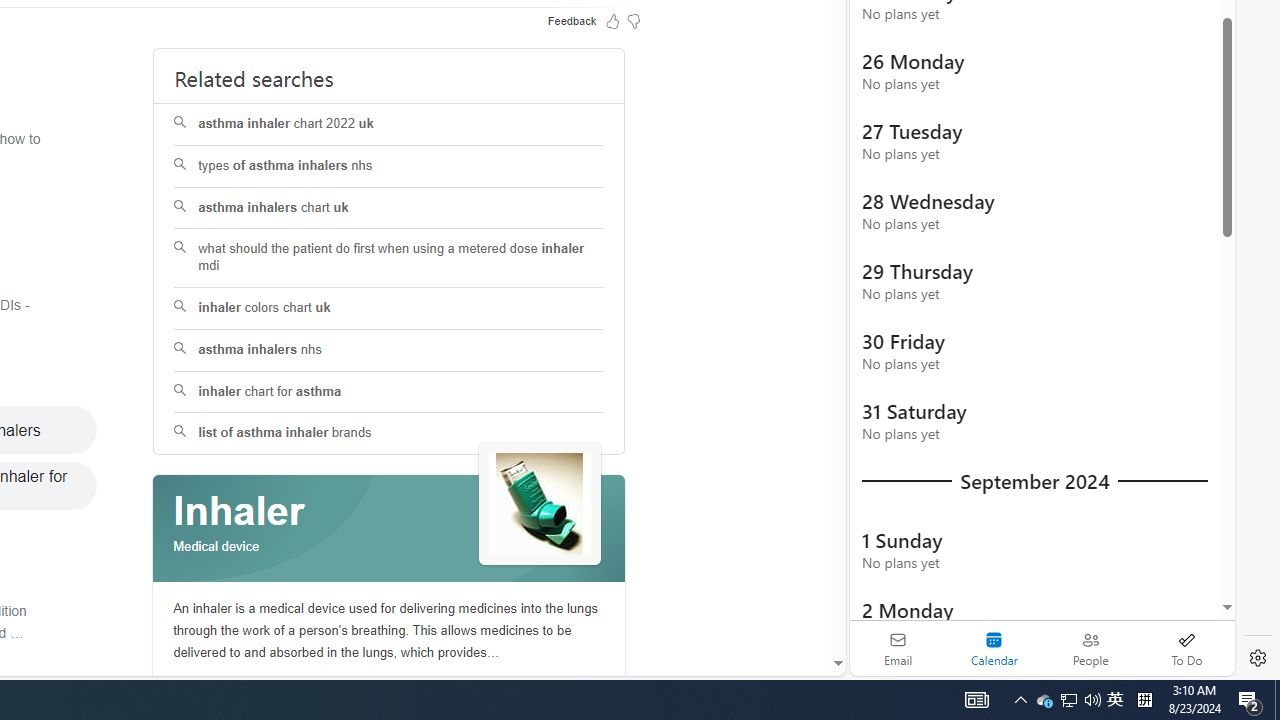  Describe the element at coordinates (540, 504) in the screenshot. I see `'See more images of Inhaler'` at that location.